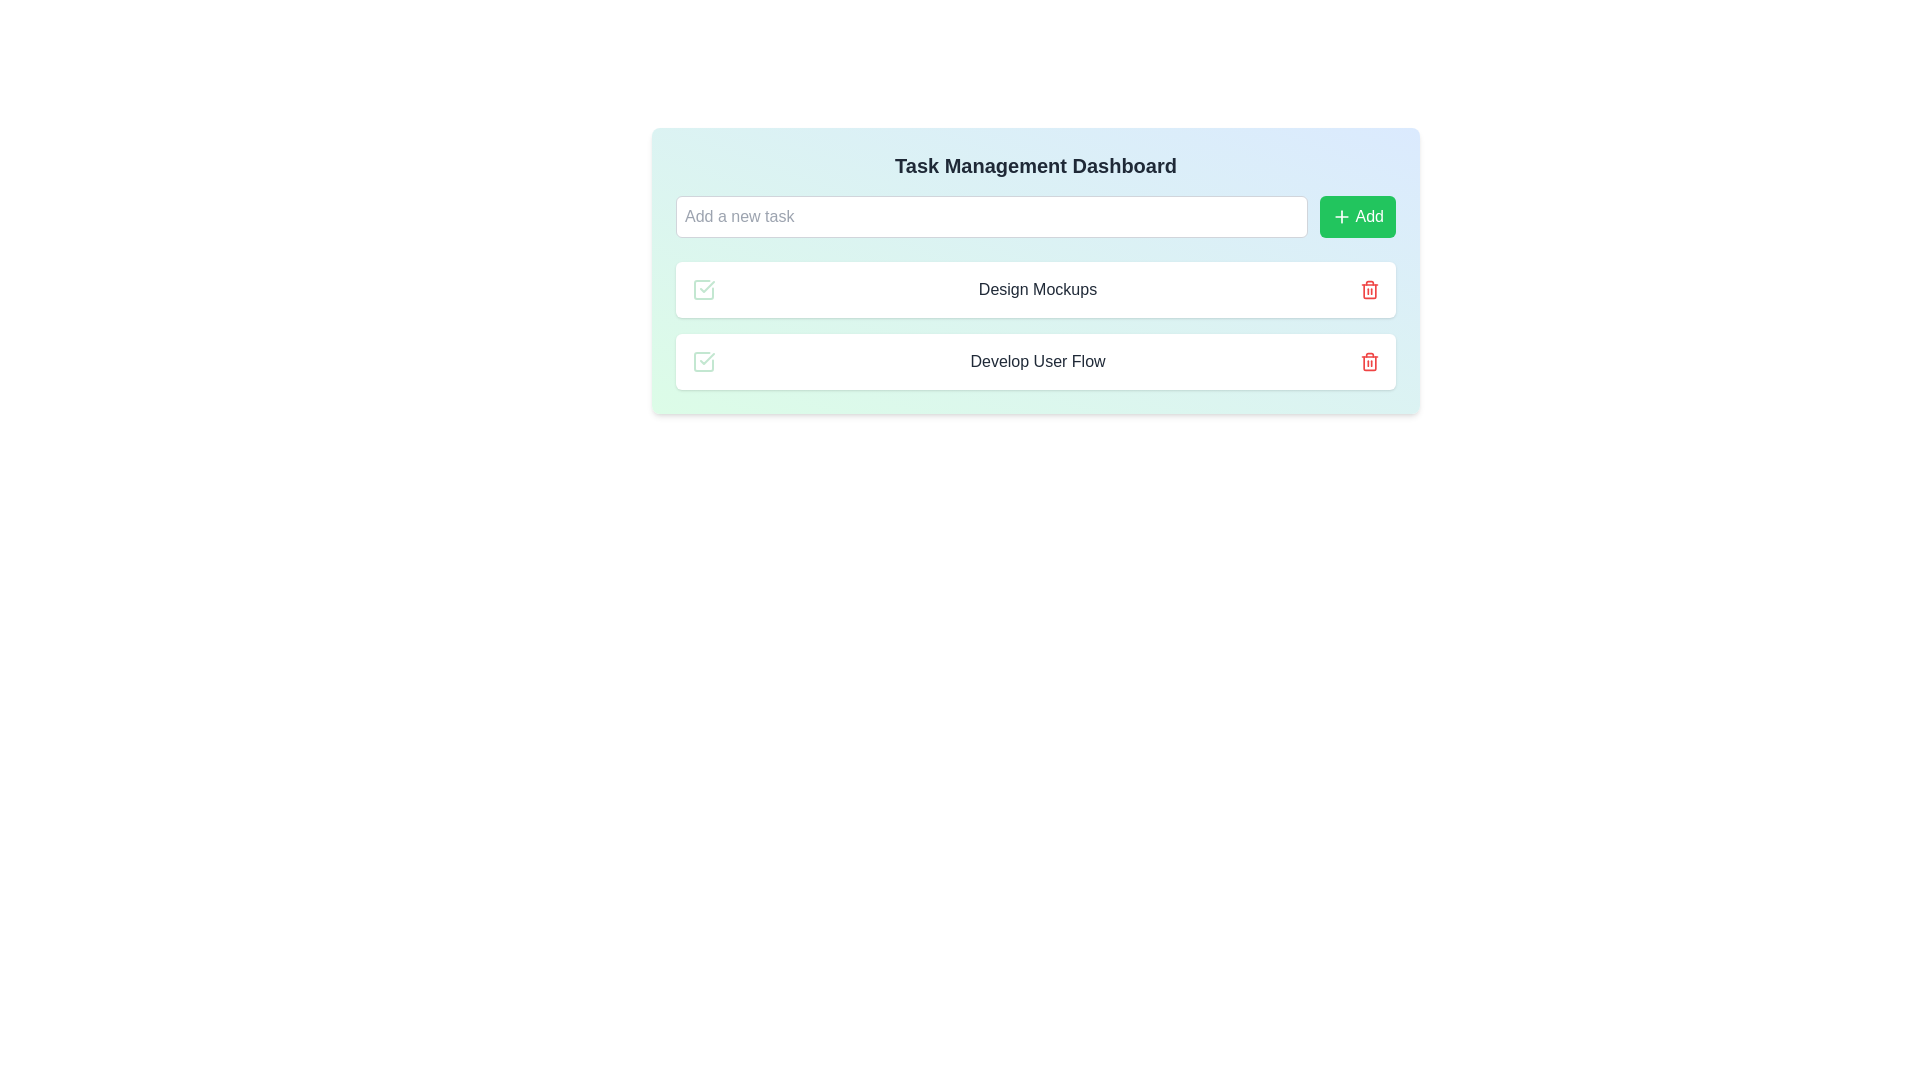 The height and width of the screenshot is (1080, 1920). Describe the element at coordinates (1036, 164) in the screenshot. I see `the 'Task Management Dashboard' header, which is prominently displayed at the top of the task management interface` at that location.